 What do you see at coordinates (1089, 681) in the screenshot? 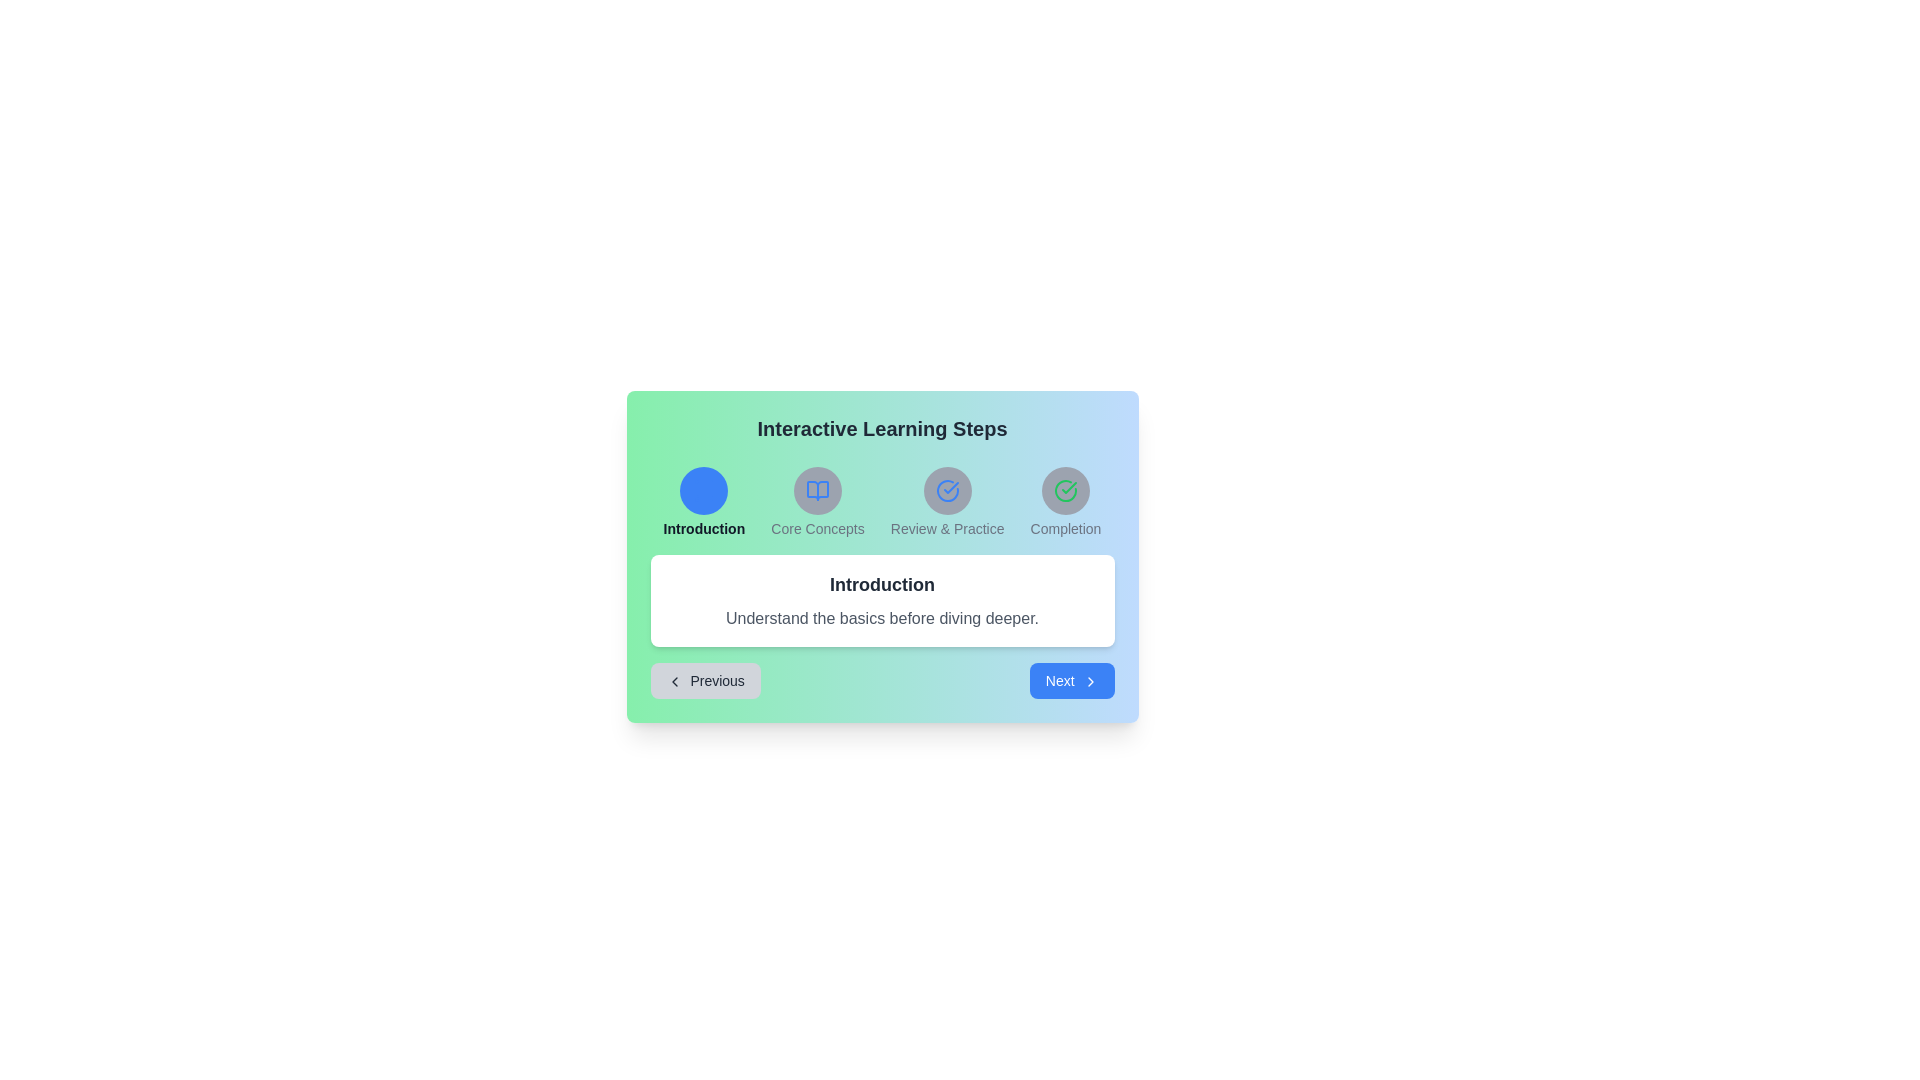
I see `the Chevron icon located inside the 'Next' button at the lower right corner of the dialog box, which visually complements the 'Next' label` at bounding box center [1089, 681].